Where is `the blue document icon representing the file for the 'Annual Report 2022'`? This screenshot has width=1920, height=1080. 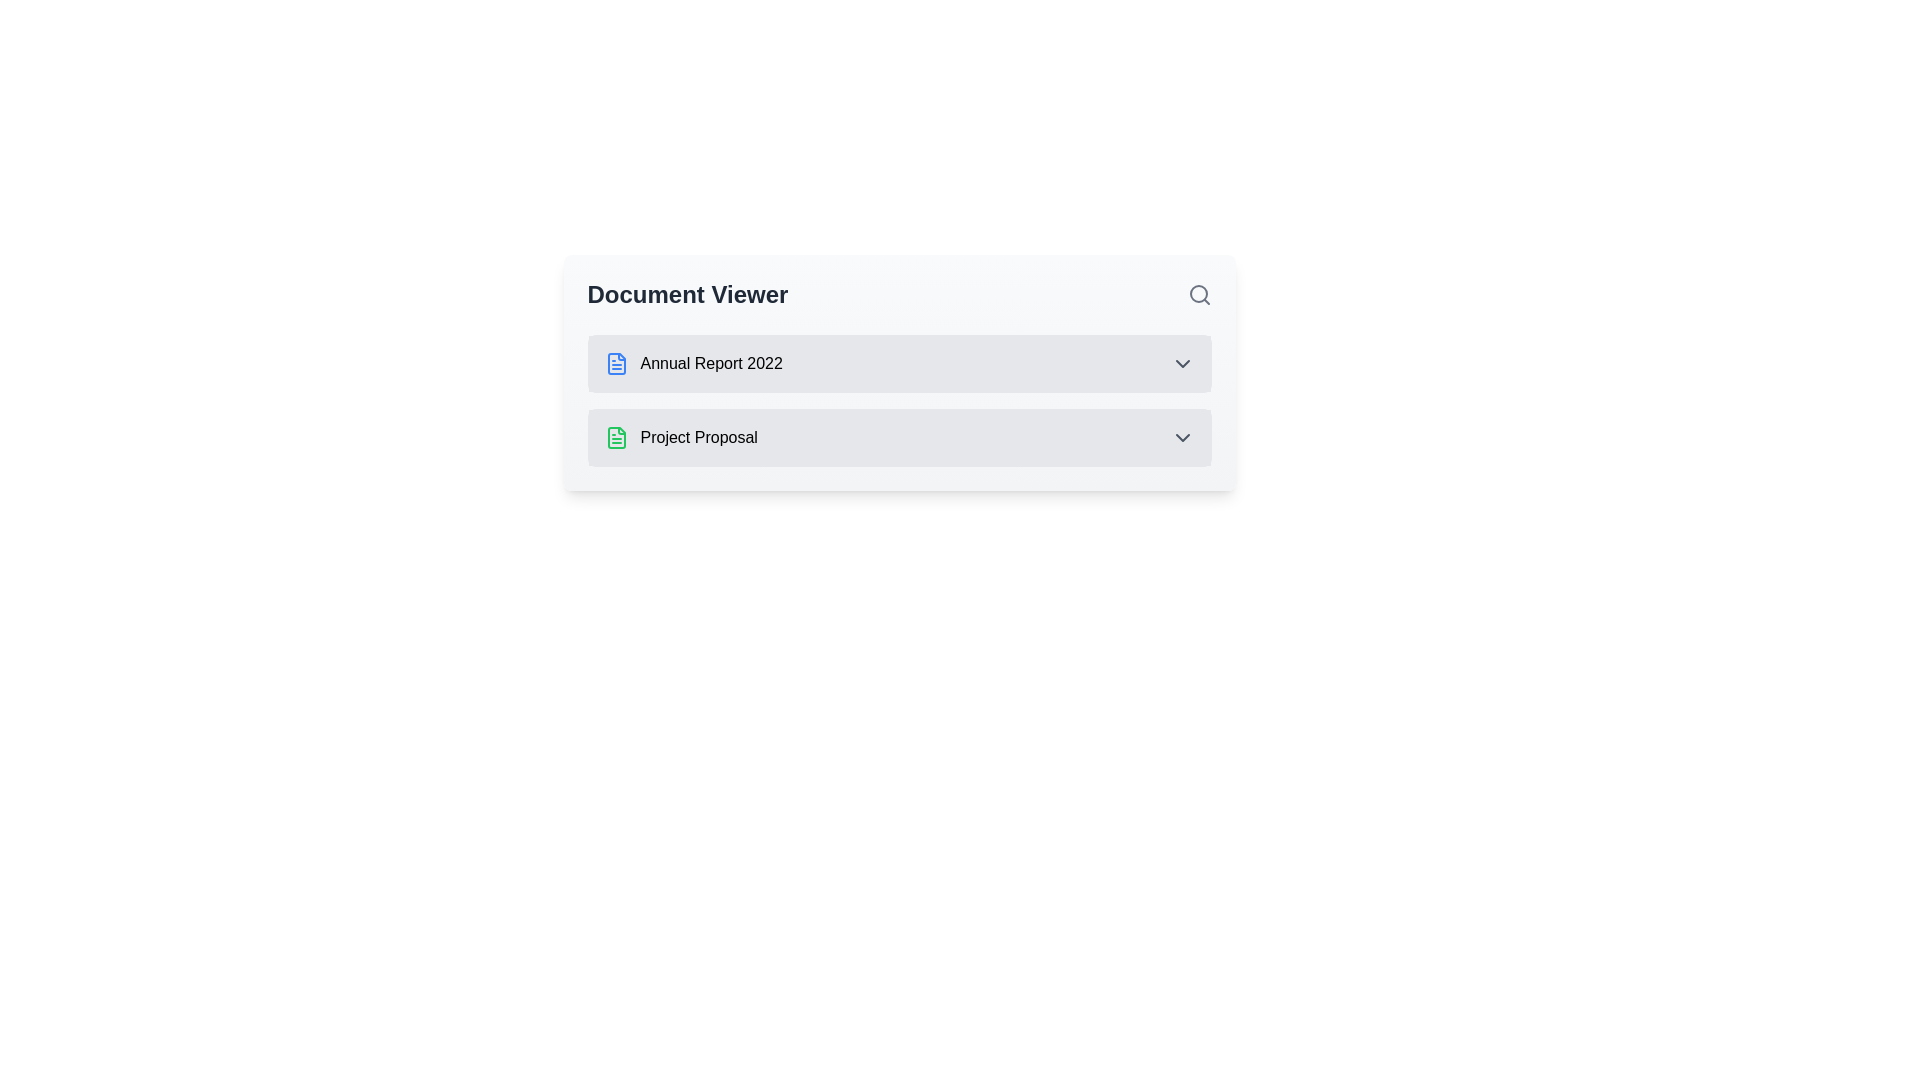 the blue document icon representing the file for the 'Annual Report 2022' is located at coordinates (615, 363).